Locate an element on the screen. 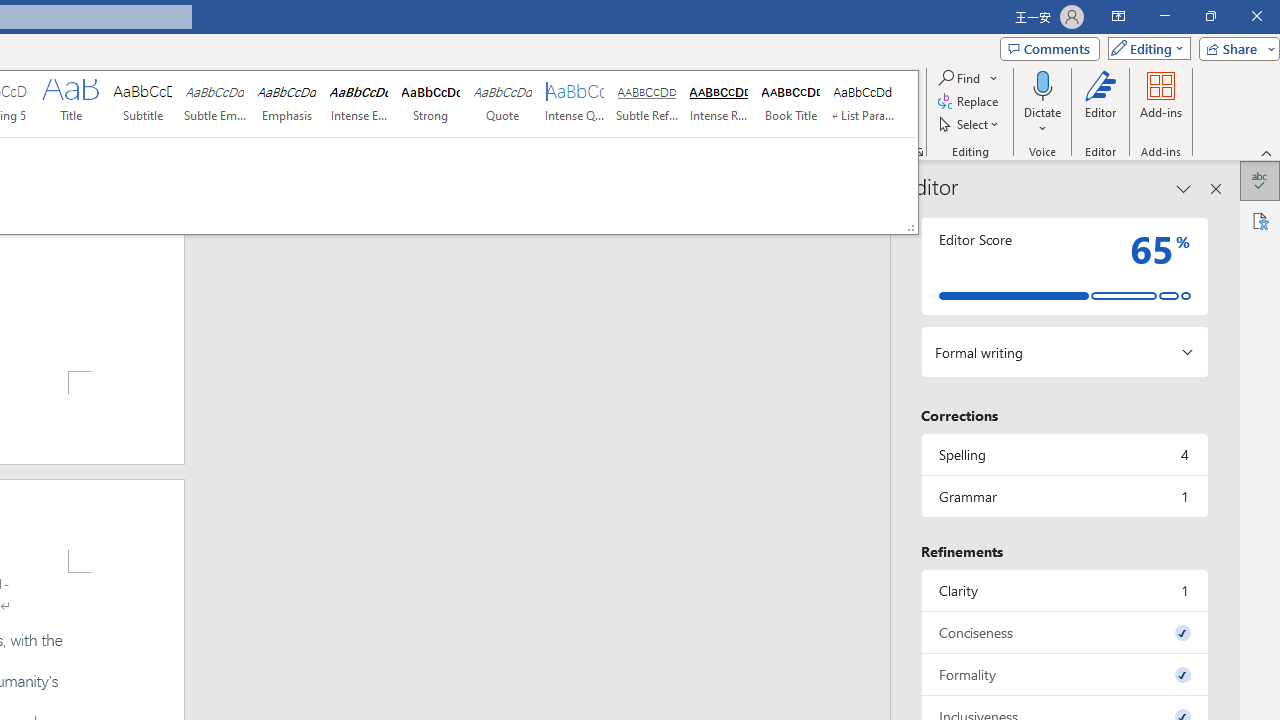 The height and width of the screenshot is (720, 1280). 'Editor Score 65%' is located at coordinates (1063, 265).